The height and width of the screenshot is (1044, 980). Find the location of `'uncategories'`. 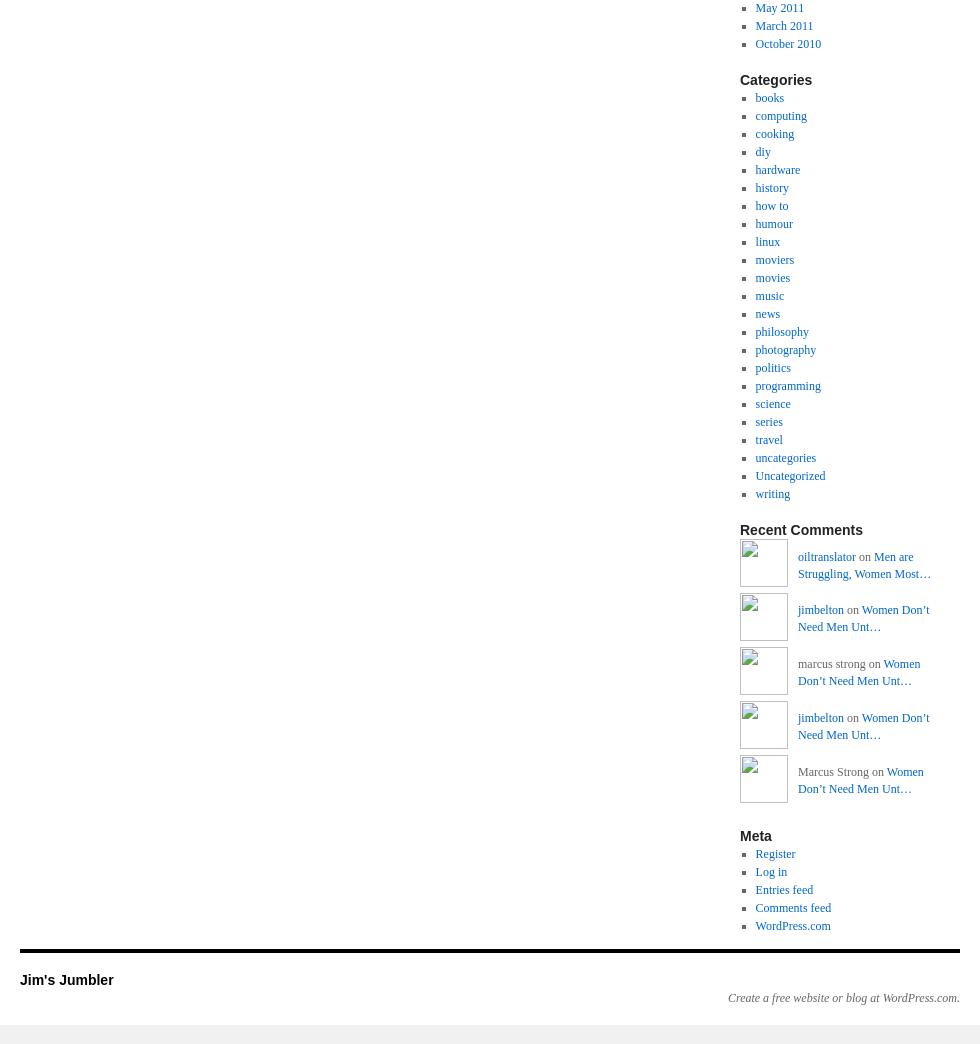

'uncategories' is located at coordinates (785, 458).